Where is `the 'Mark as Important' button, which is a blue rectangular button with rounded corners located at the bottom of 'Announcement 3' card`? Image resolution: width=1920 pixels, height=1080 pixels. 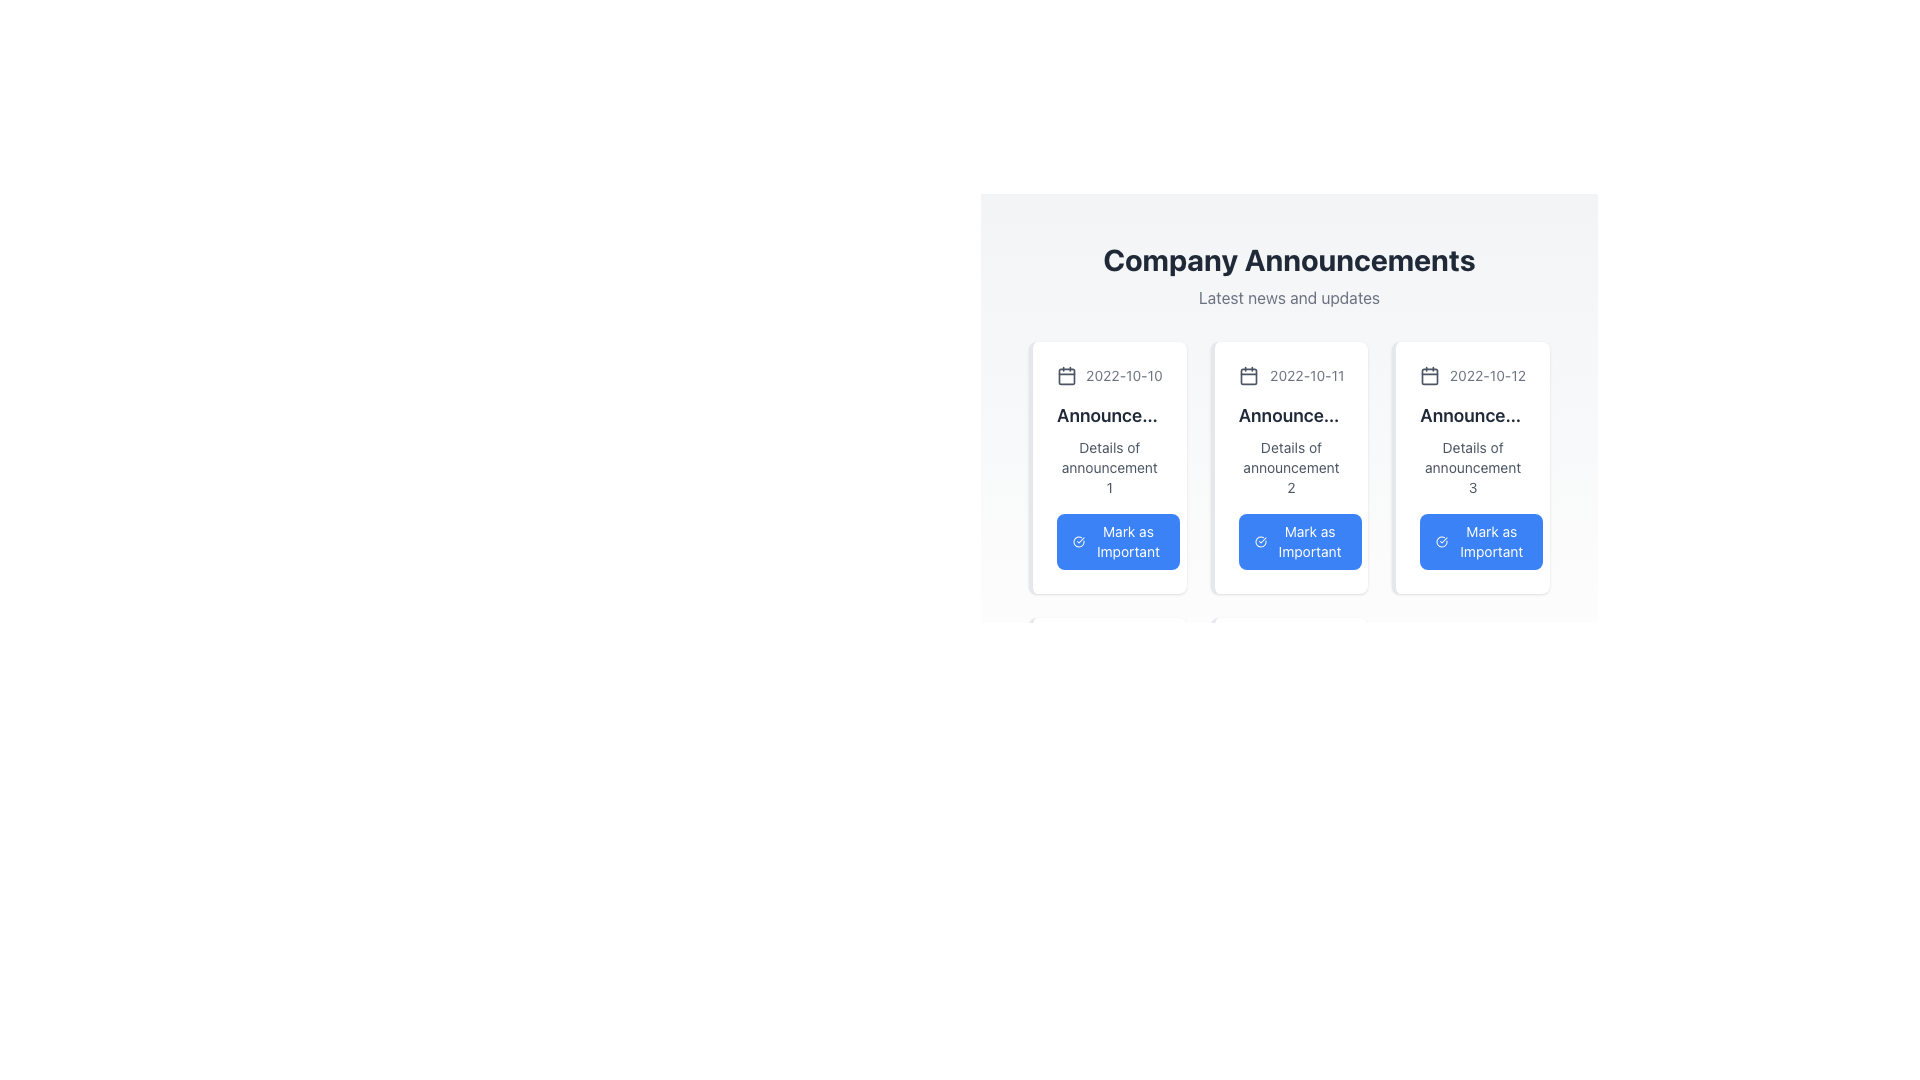
the 'Mark as Important' button, which is a blue rectangular button with rounded corners located at the bottom of 'Announcement 3' card is located at coordinates (1481, 542).